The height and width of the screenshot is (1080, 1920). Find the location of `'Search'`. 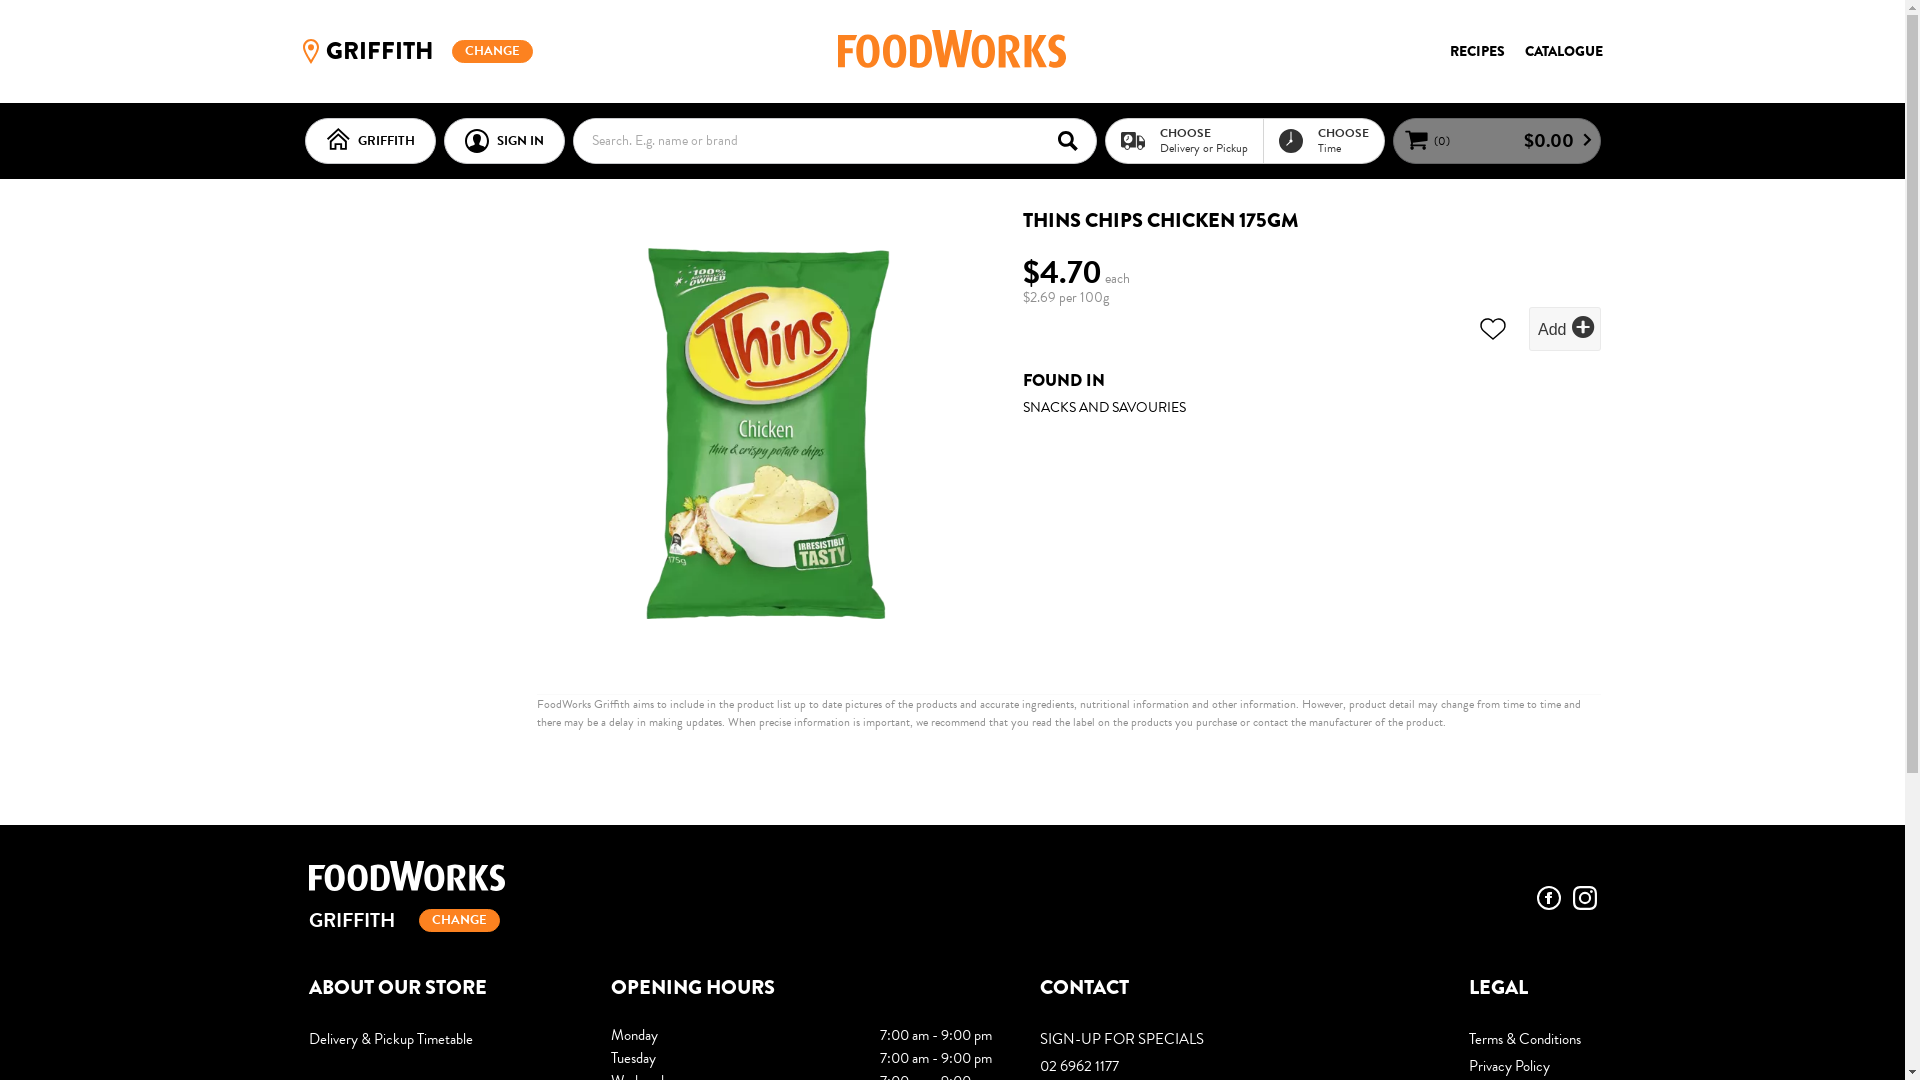

'Search' is located at coordinates (1073, 138).